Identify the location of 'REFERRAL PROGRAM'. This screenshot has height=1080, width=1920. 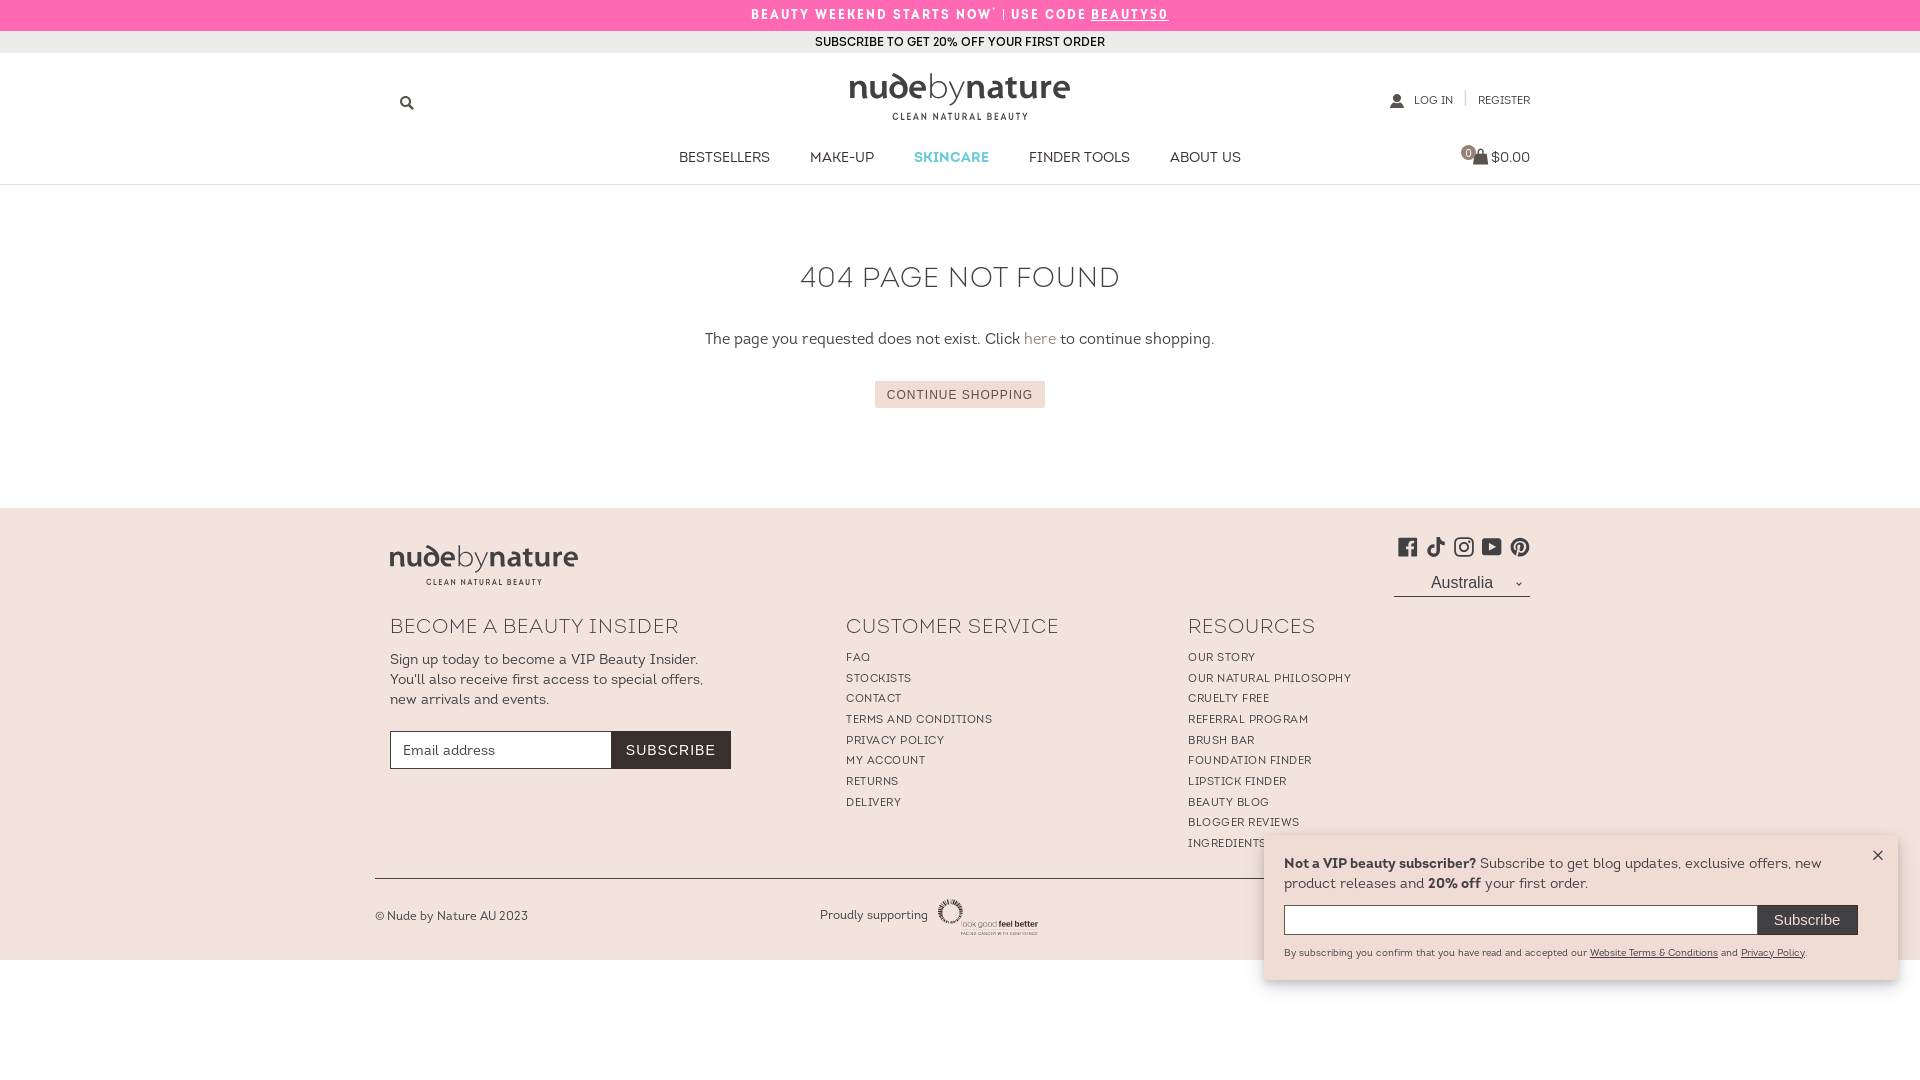
(1247, 720).